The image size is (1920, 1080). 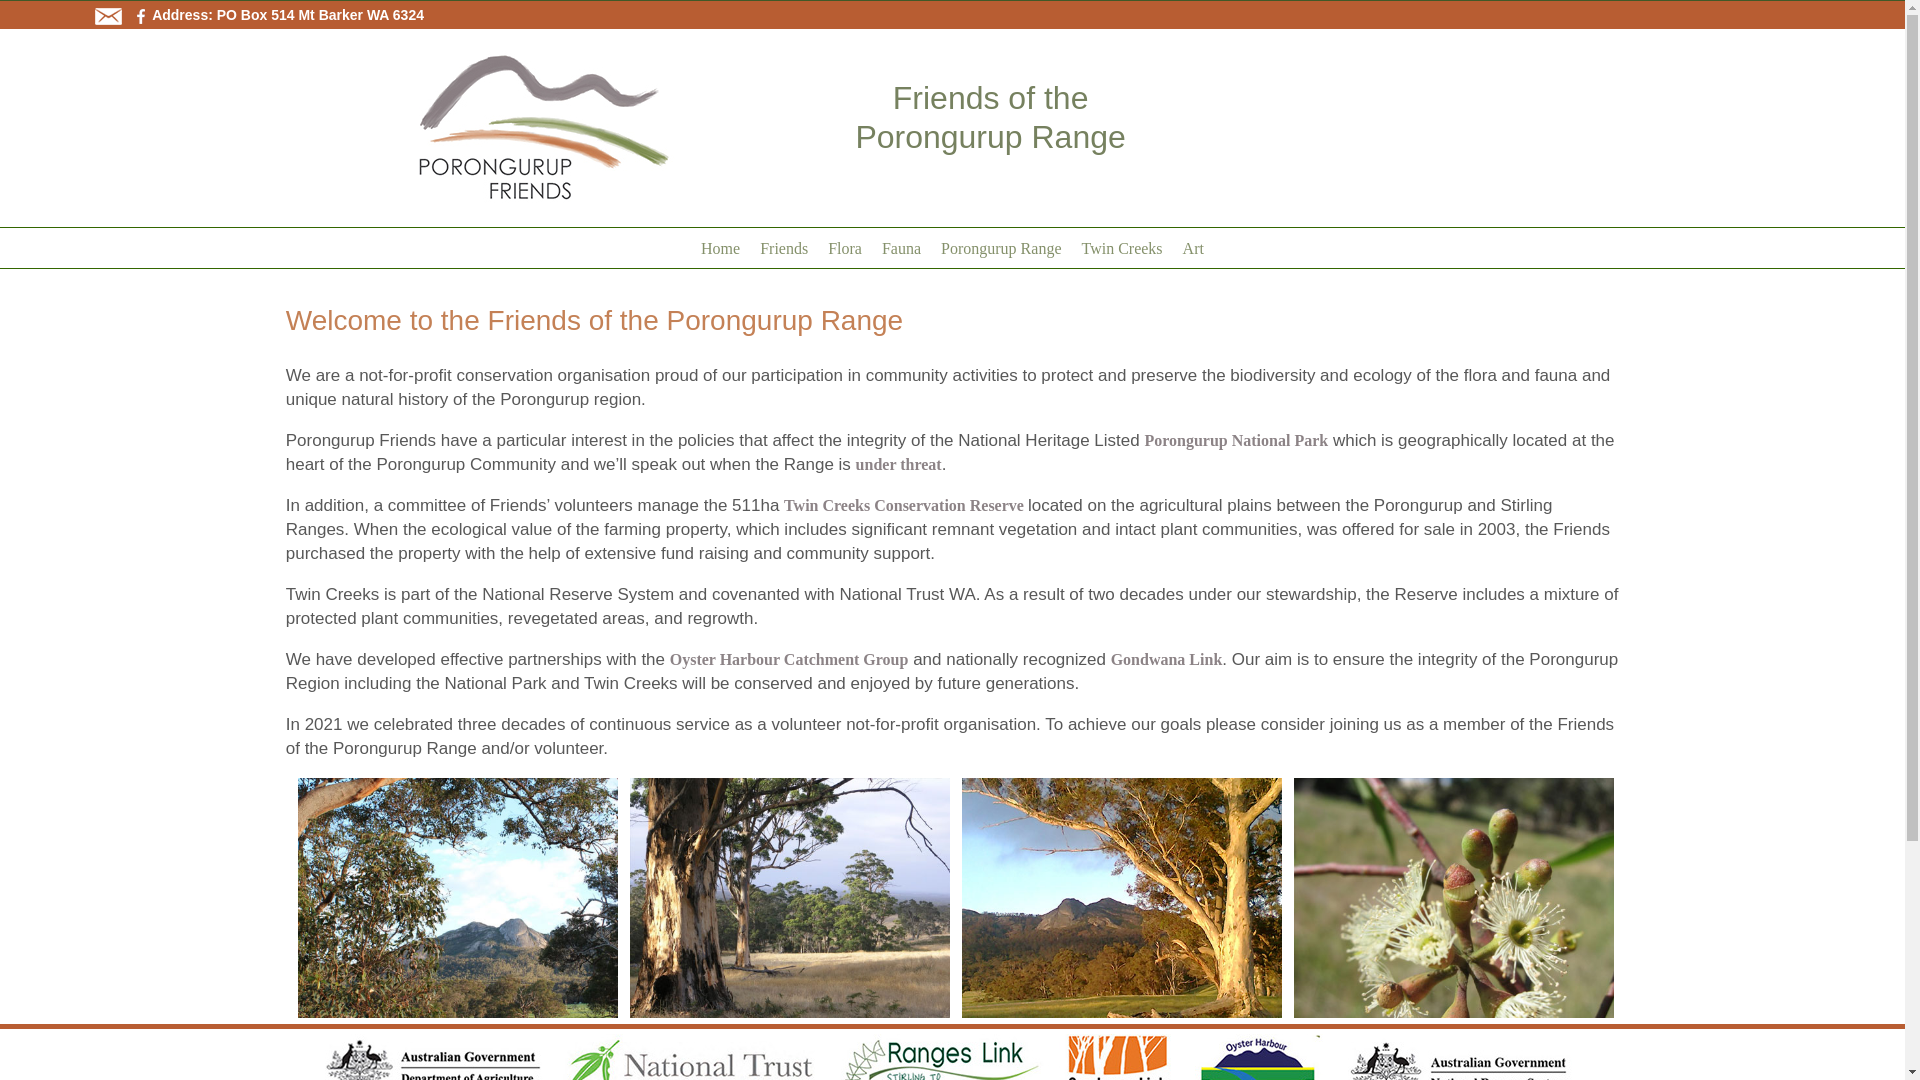 I want to click on 'Gondwana Link', so click(x=1166, y=659).